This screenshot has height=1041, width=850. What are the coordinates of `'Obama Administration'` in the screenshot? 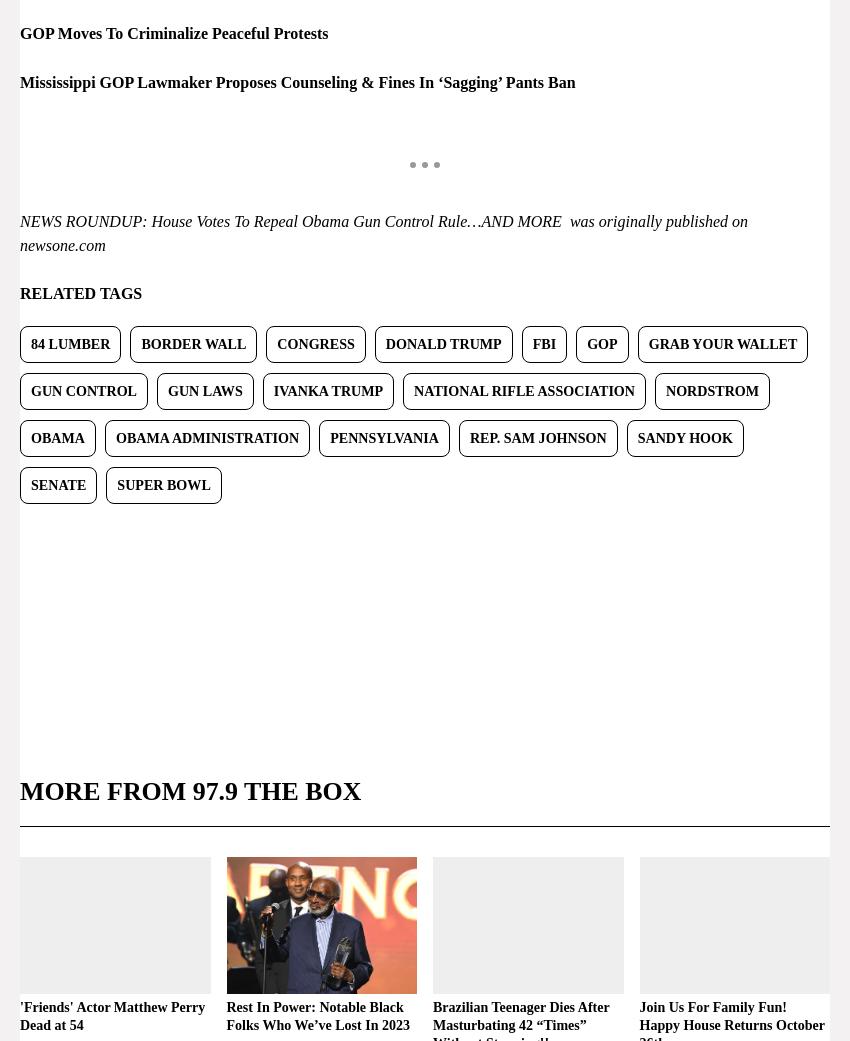 It's located at (205, 436).